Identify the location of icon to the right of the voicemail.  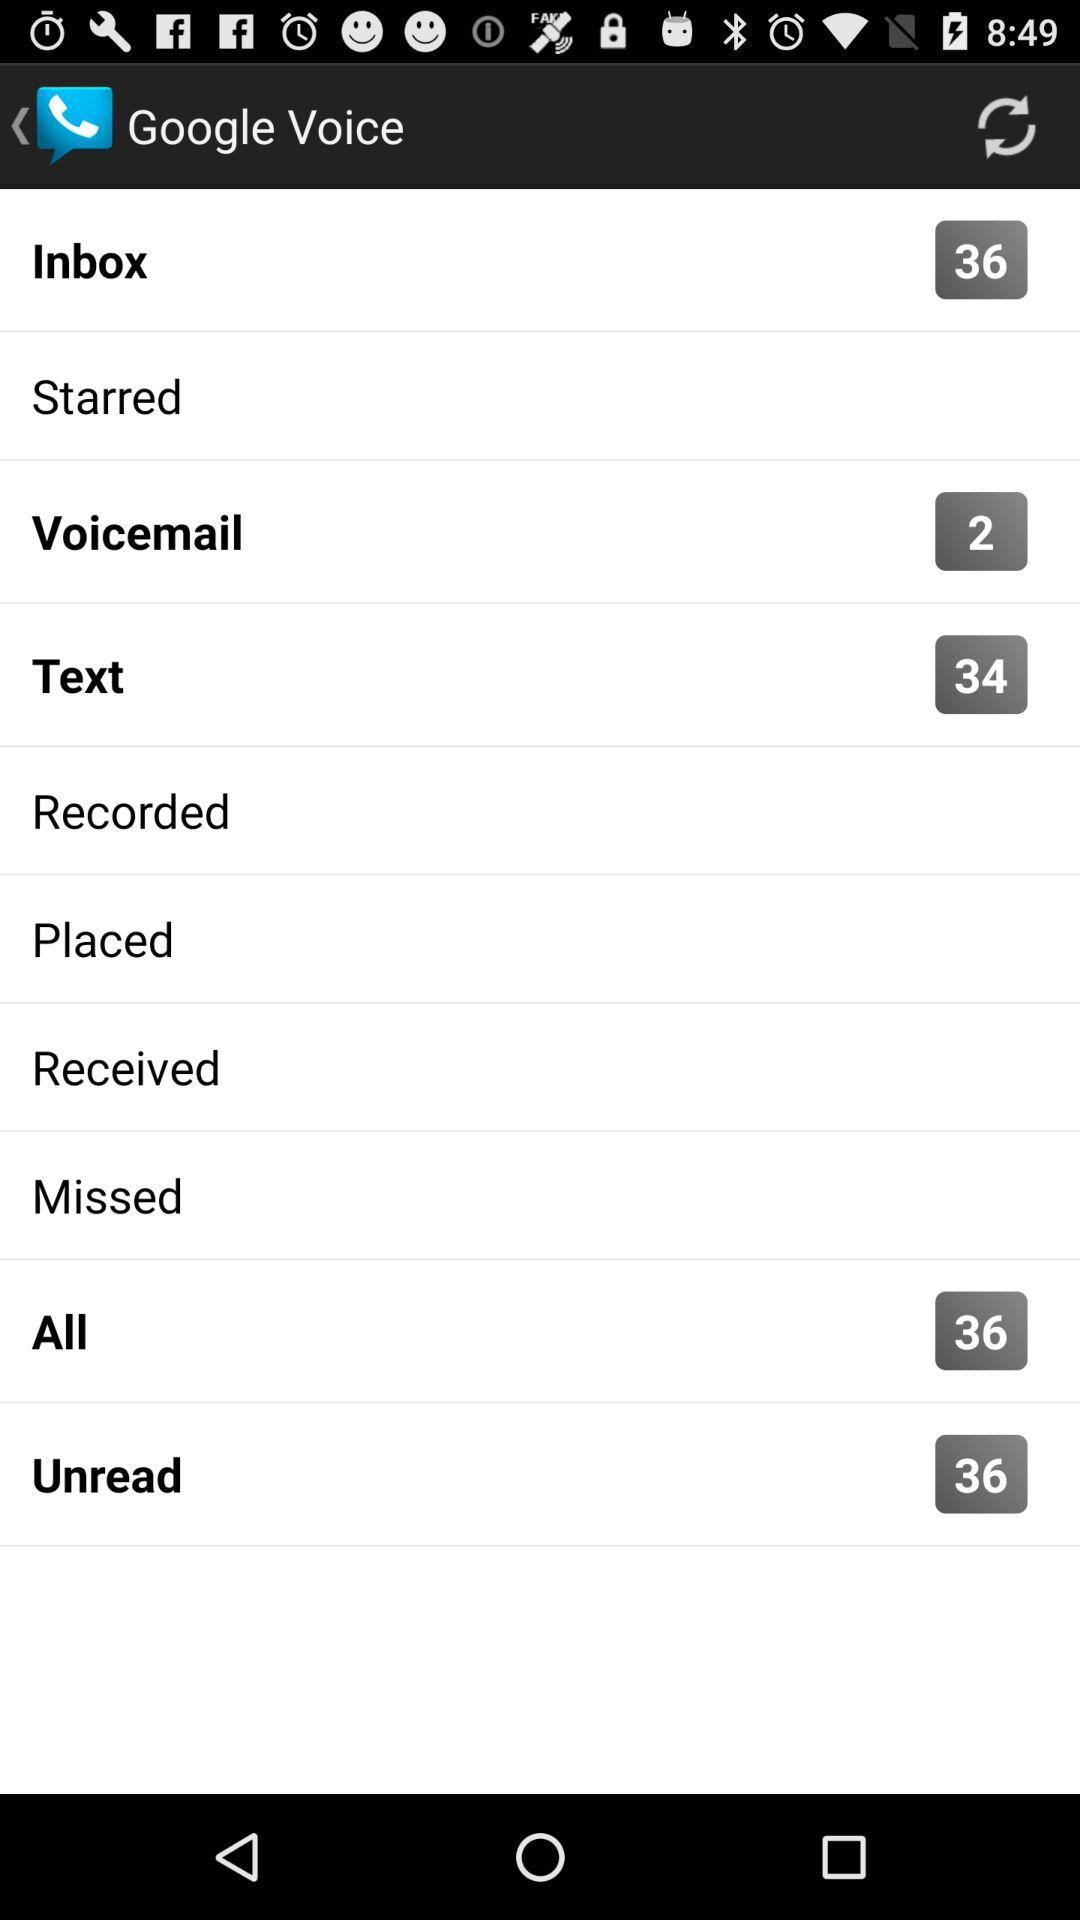
(980, 531).